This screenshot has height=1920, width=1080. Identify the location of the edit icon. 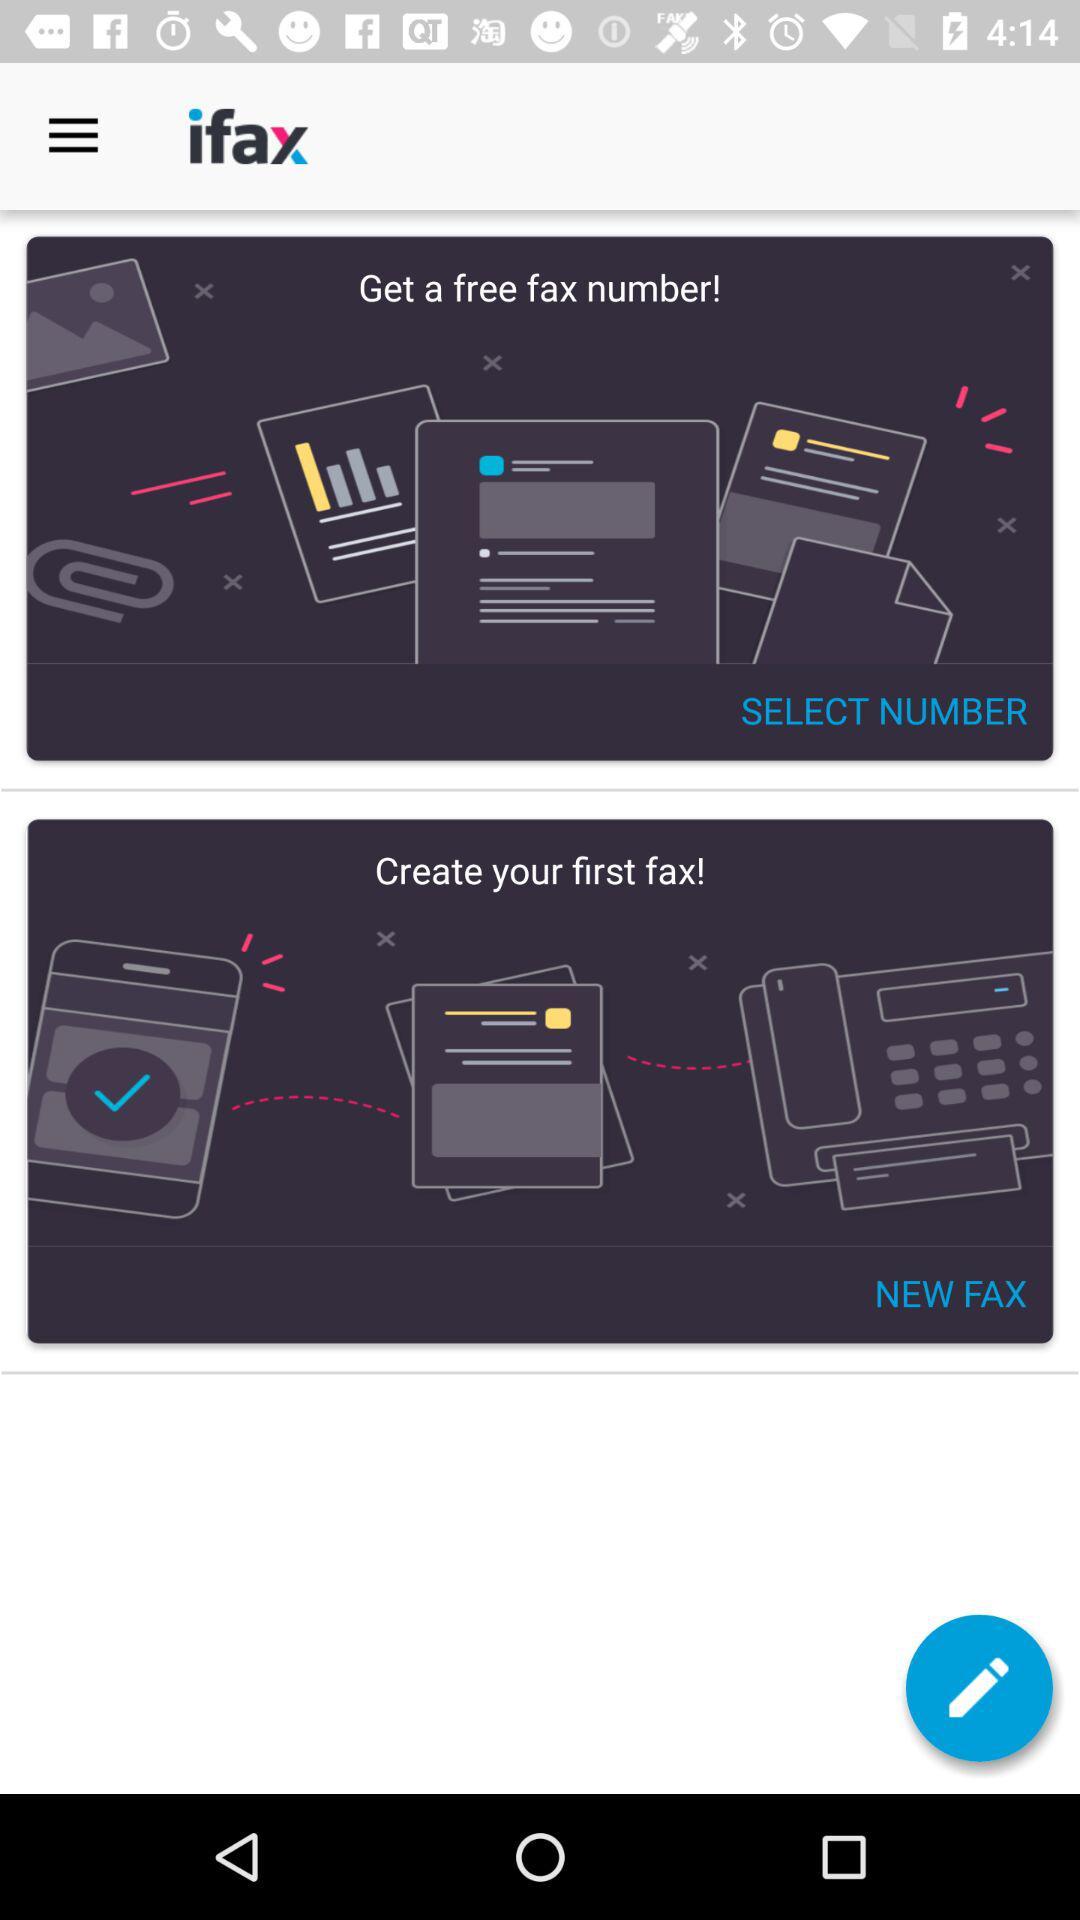
(978, 1687).